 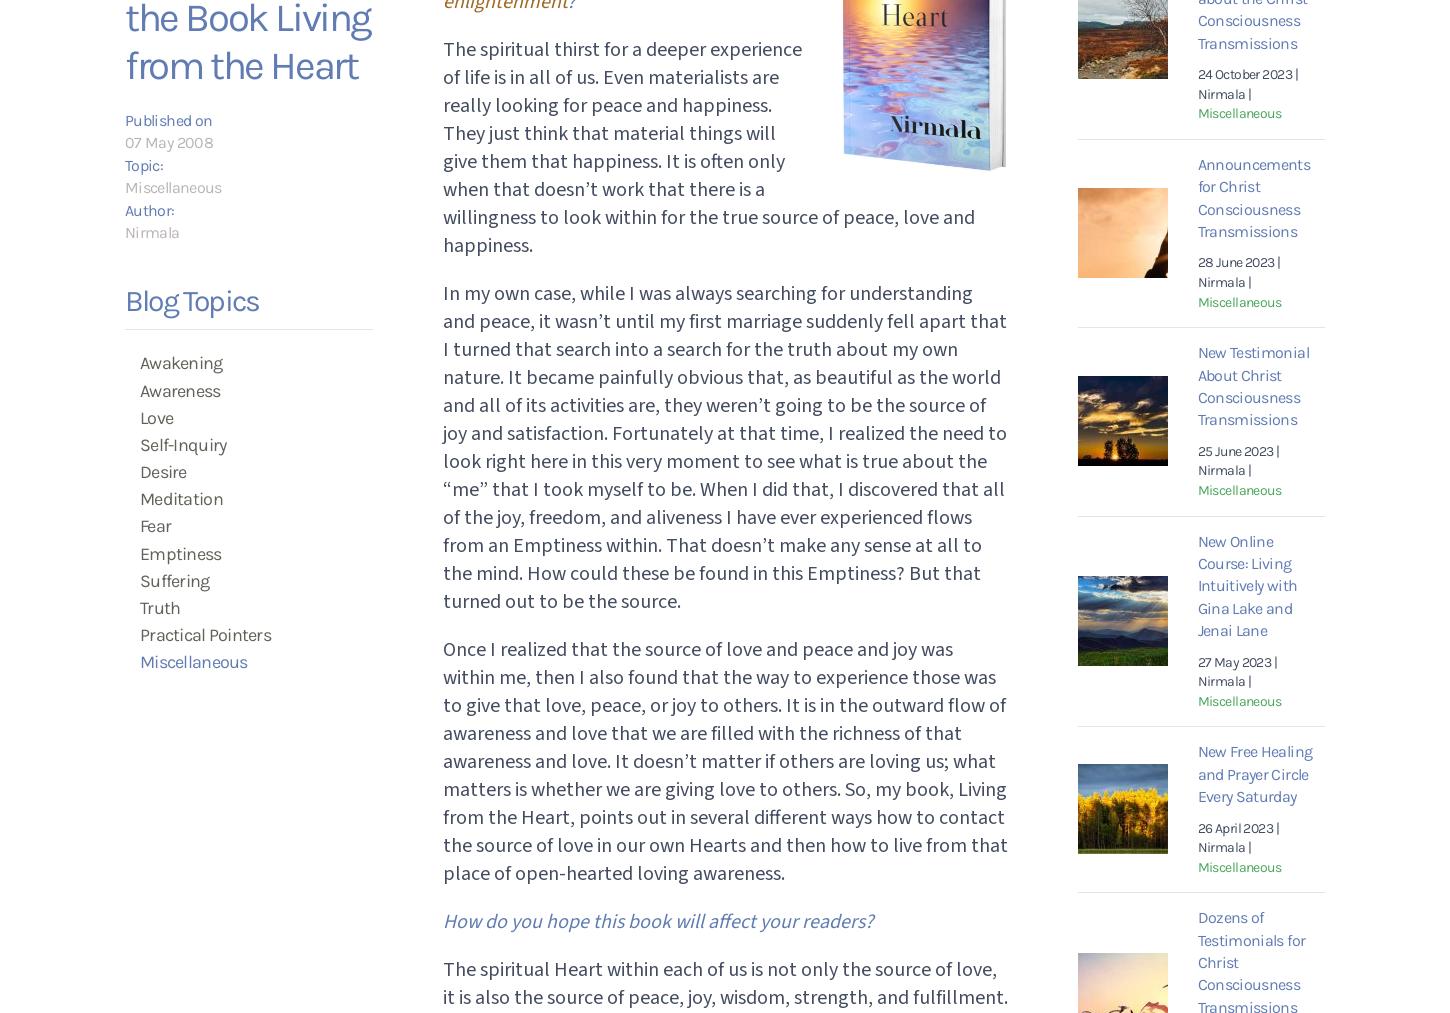 I want to click on '24 October 2023', so click(x=1195, y=73).